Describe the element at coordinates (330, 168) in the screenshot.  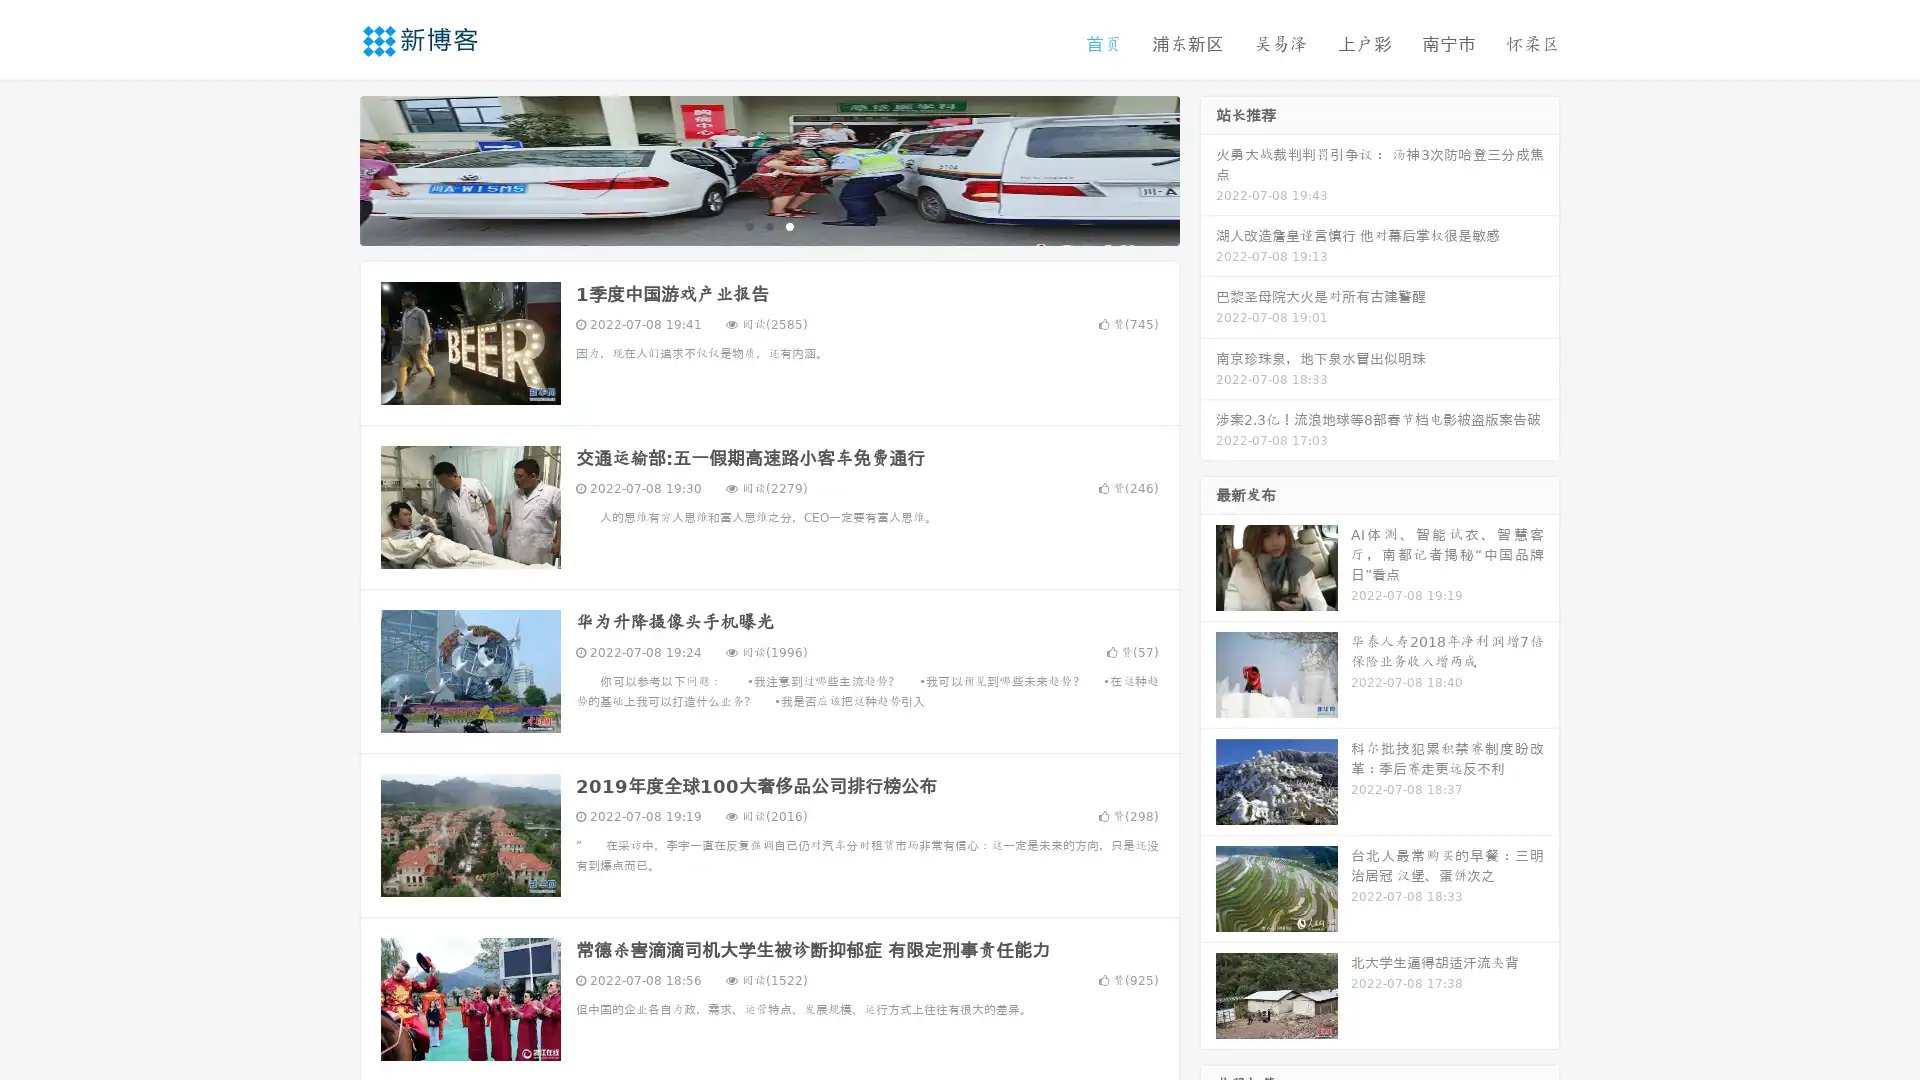
I see `Previous slide` at that location.